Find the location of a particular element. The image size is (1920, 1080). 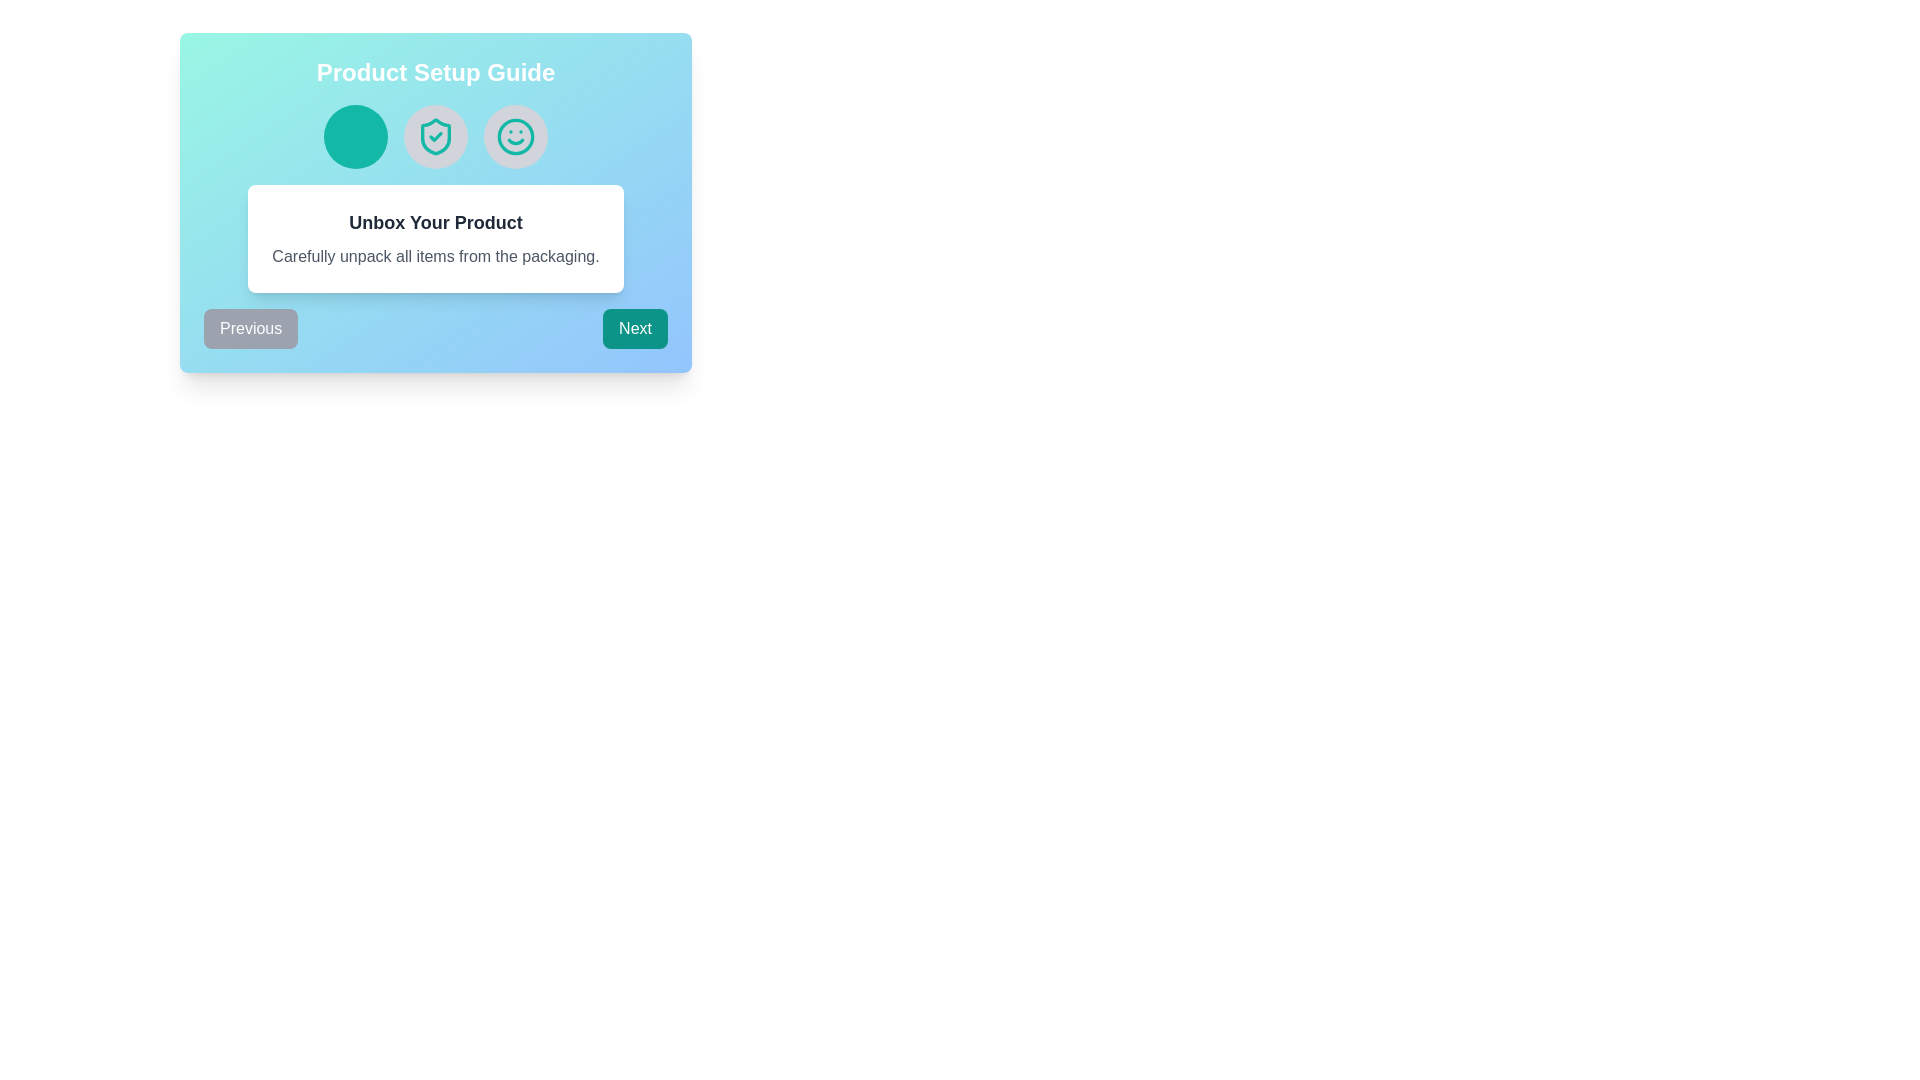

the shield icon with a checkmark, which is the middle icon in a horizontal grouping of three circular icons, to interact with it is located at coordinates (435, 136).